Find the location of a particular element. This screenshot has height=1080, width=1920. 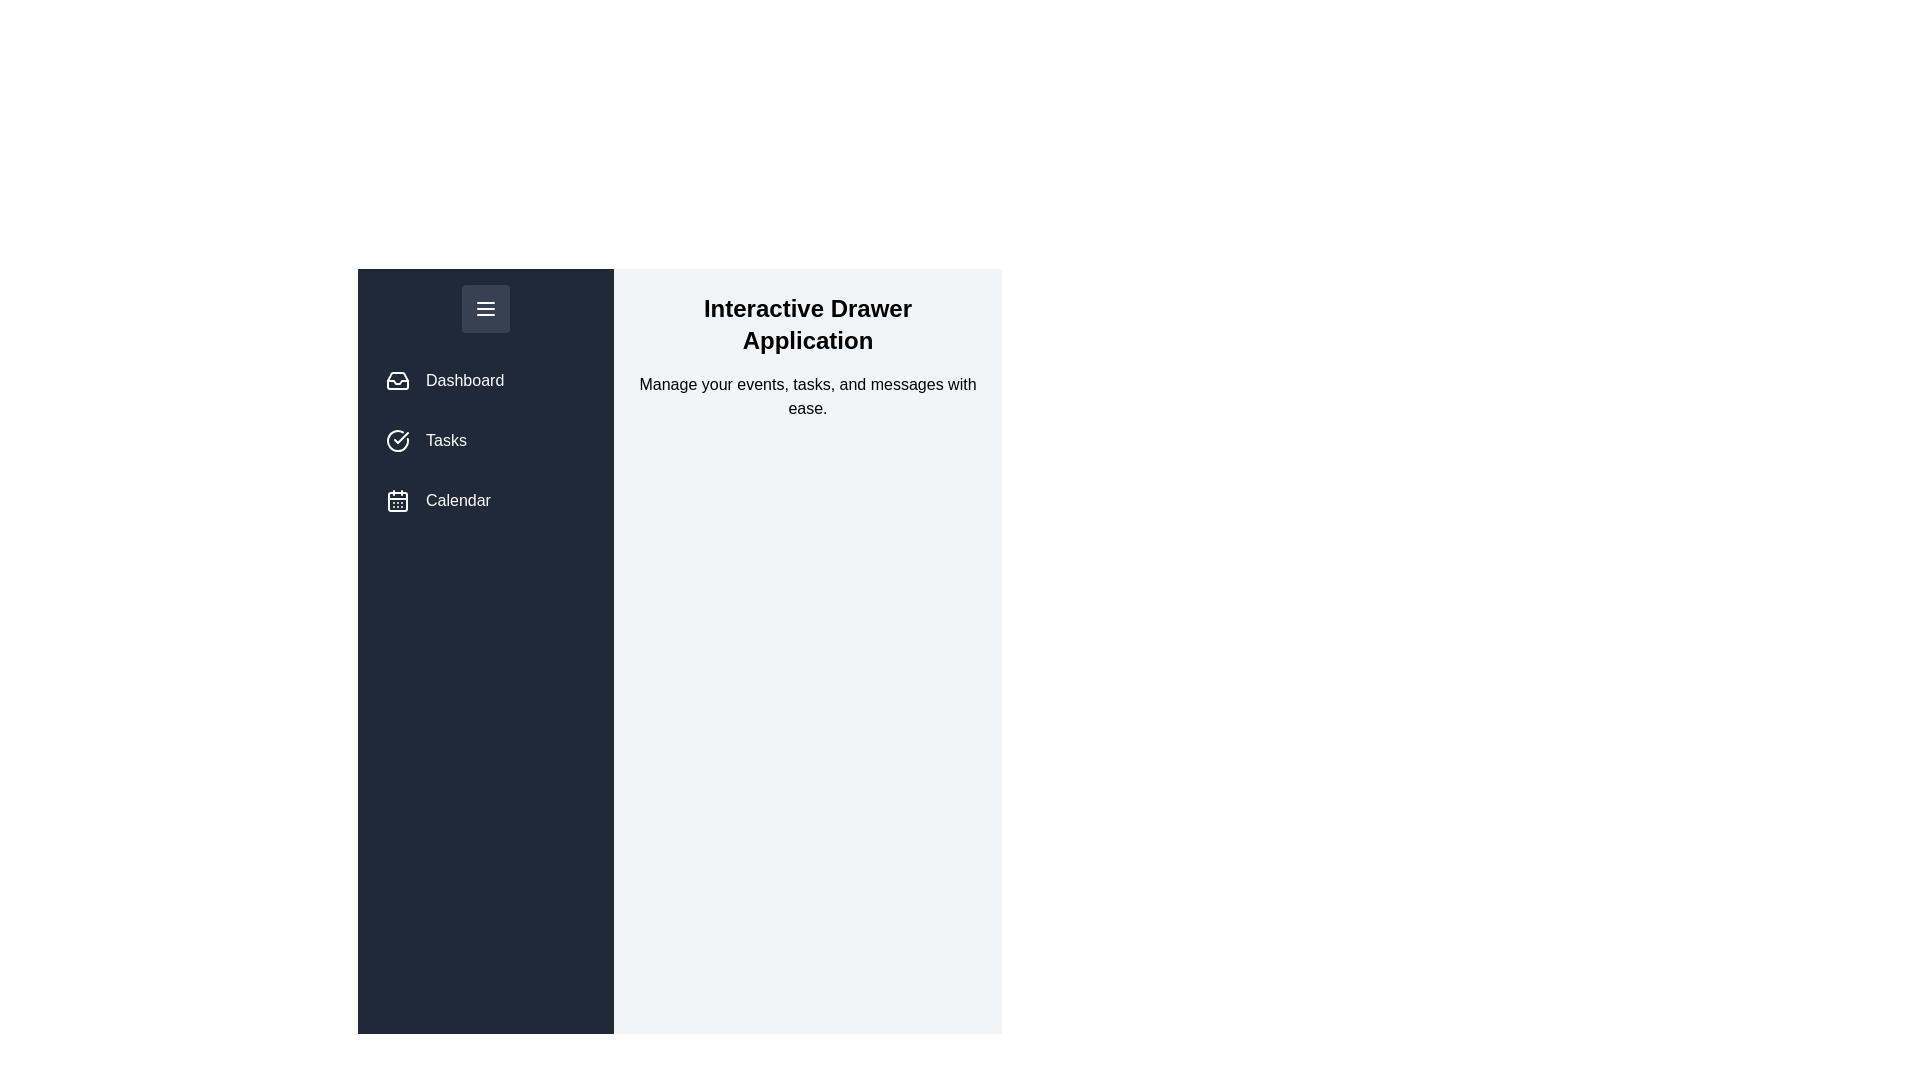

the 'Dashboard' text label located in the left vertical navigation bar, which is the first option above 'Tasks' and 'Calendar' is located at coordinates (464, 381).